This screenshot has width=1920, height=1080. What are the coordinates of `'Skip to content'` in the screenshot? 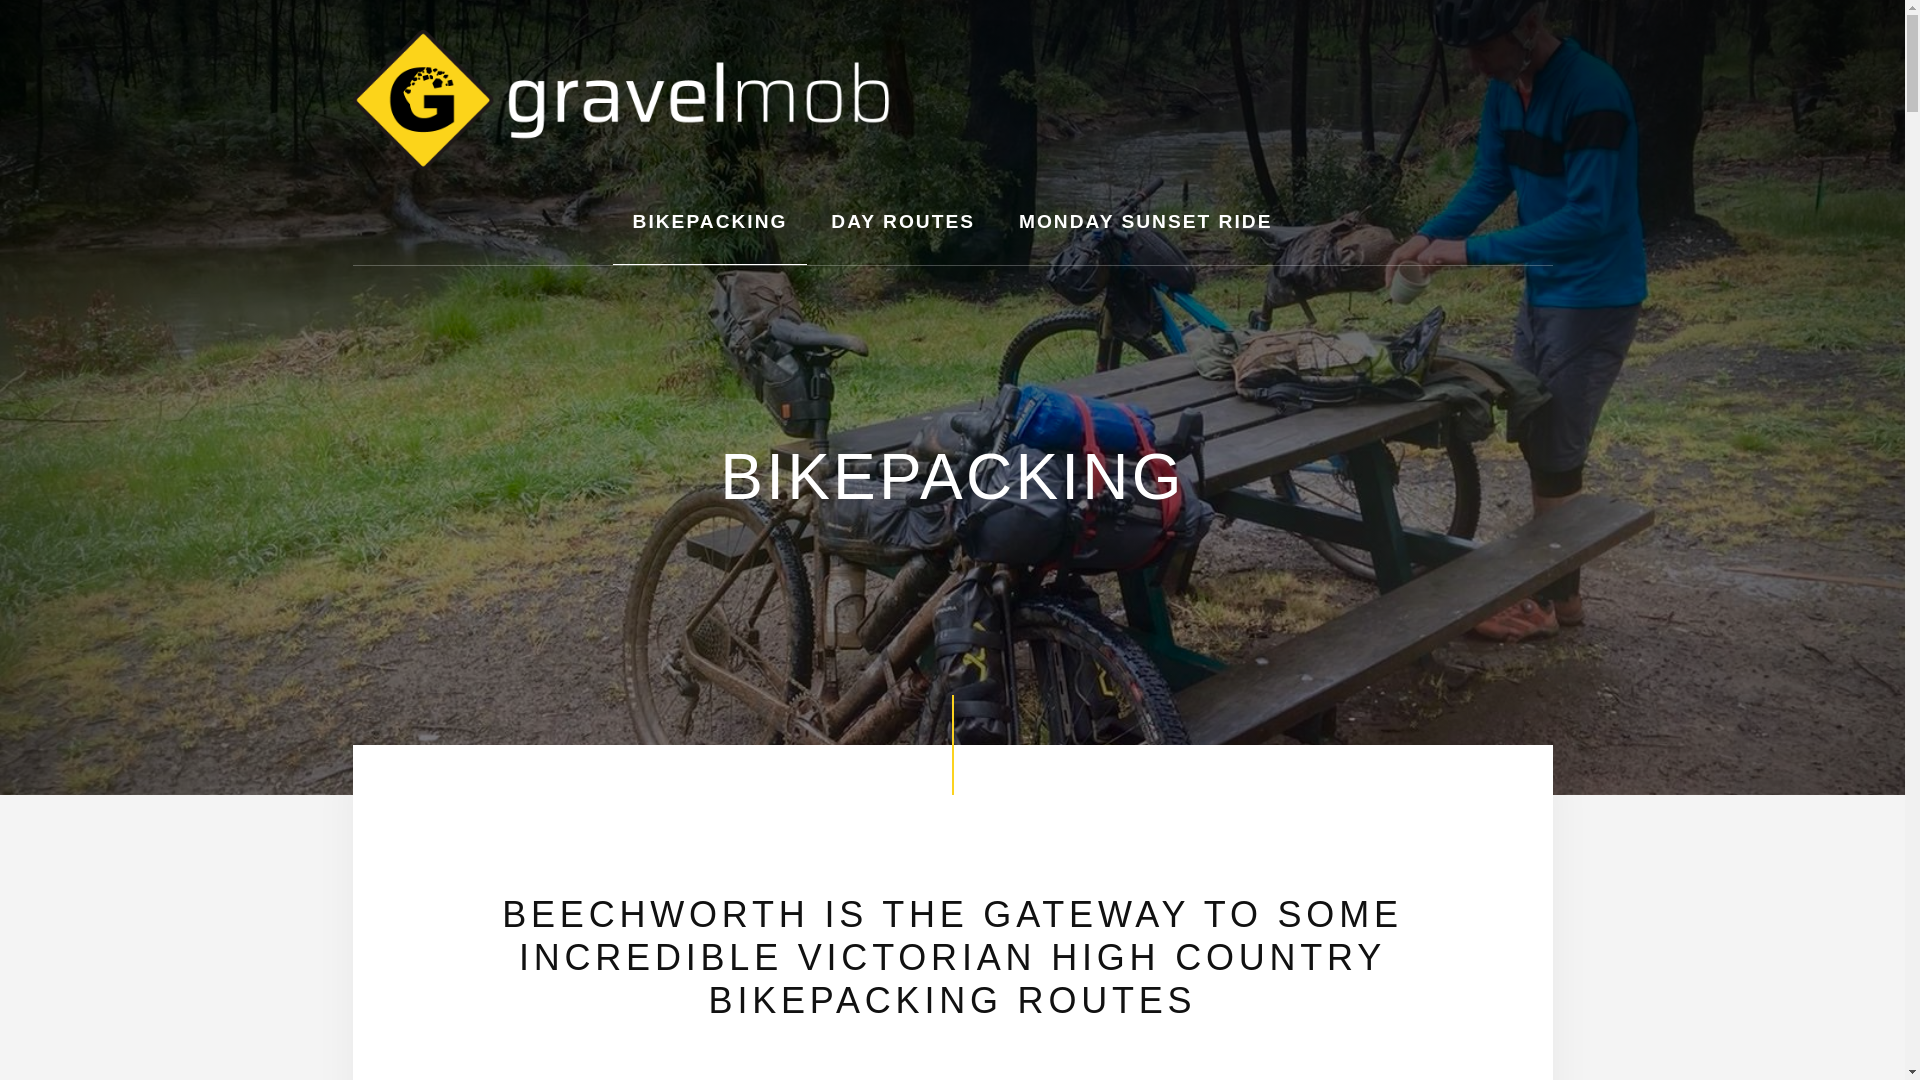 It's located at (0, 0).